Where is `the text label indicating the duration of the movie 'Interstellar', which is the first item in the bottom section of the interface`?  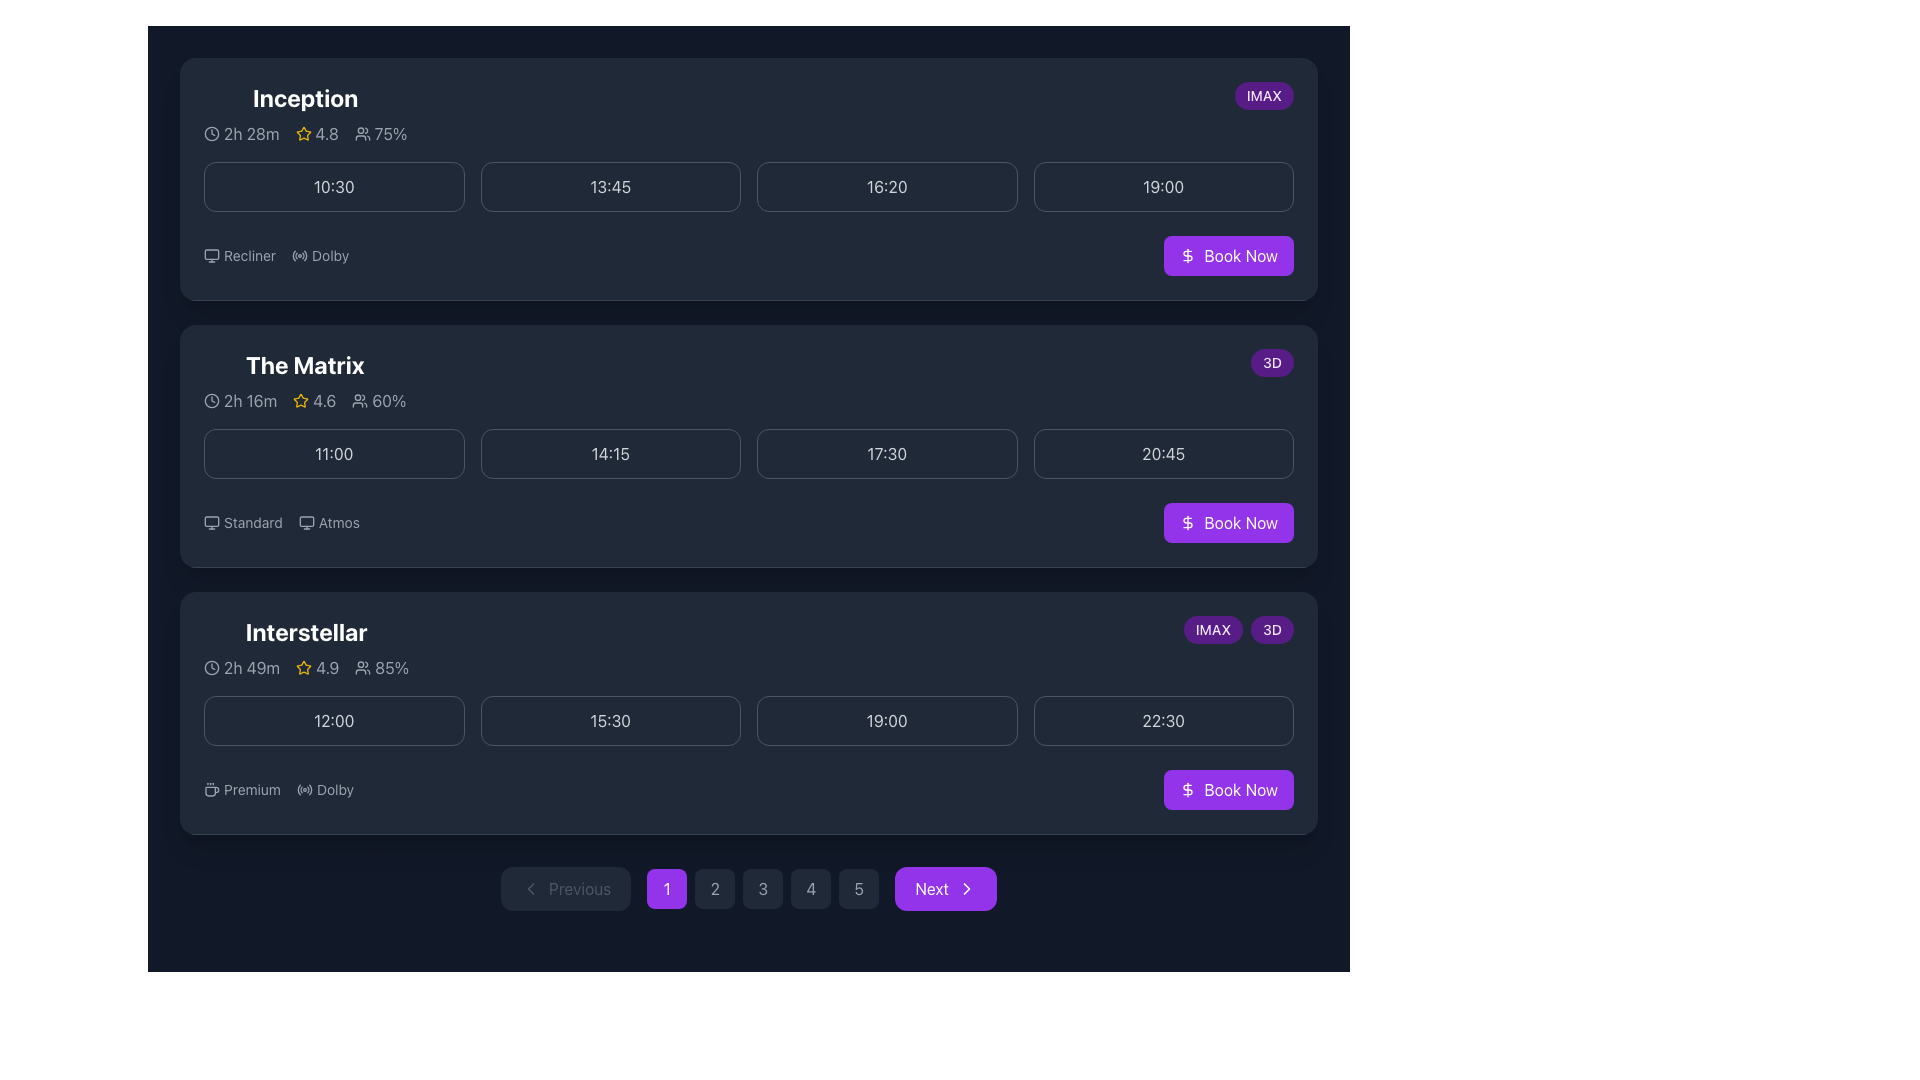
the text label indicating the duration of the movie 'Interstellar', which is the first item in the bottom section of the interface is located at coordinates (241, 667).